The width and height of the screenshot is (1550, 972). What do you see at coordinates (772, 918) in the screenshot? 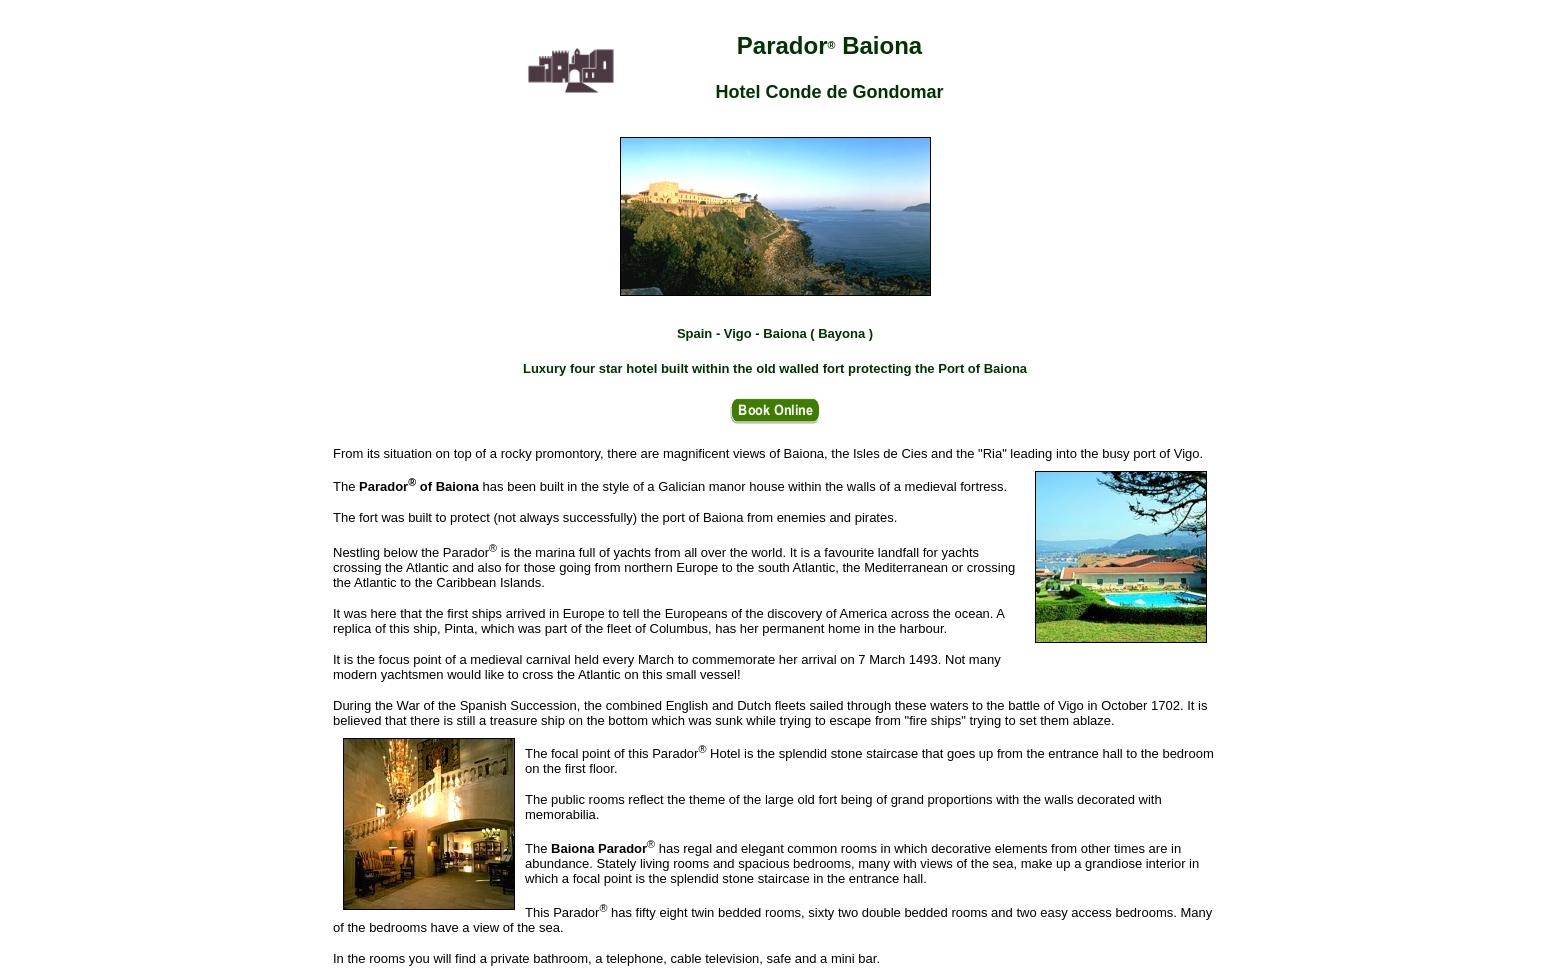
I see `'has fifty eight twin bedded rooms, sixty two double bedded
rooms and two easy access bedrooms. Many of the bedrooms have a
view of the sea.'` at bounding box center [772, 918].